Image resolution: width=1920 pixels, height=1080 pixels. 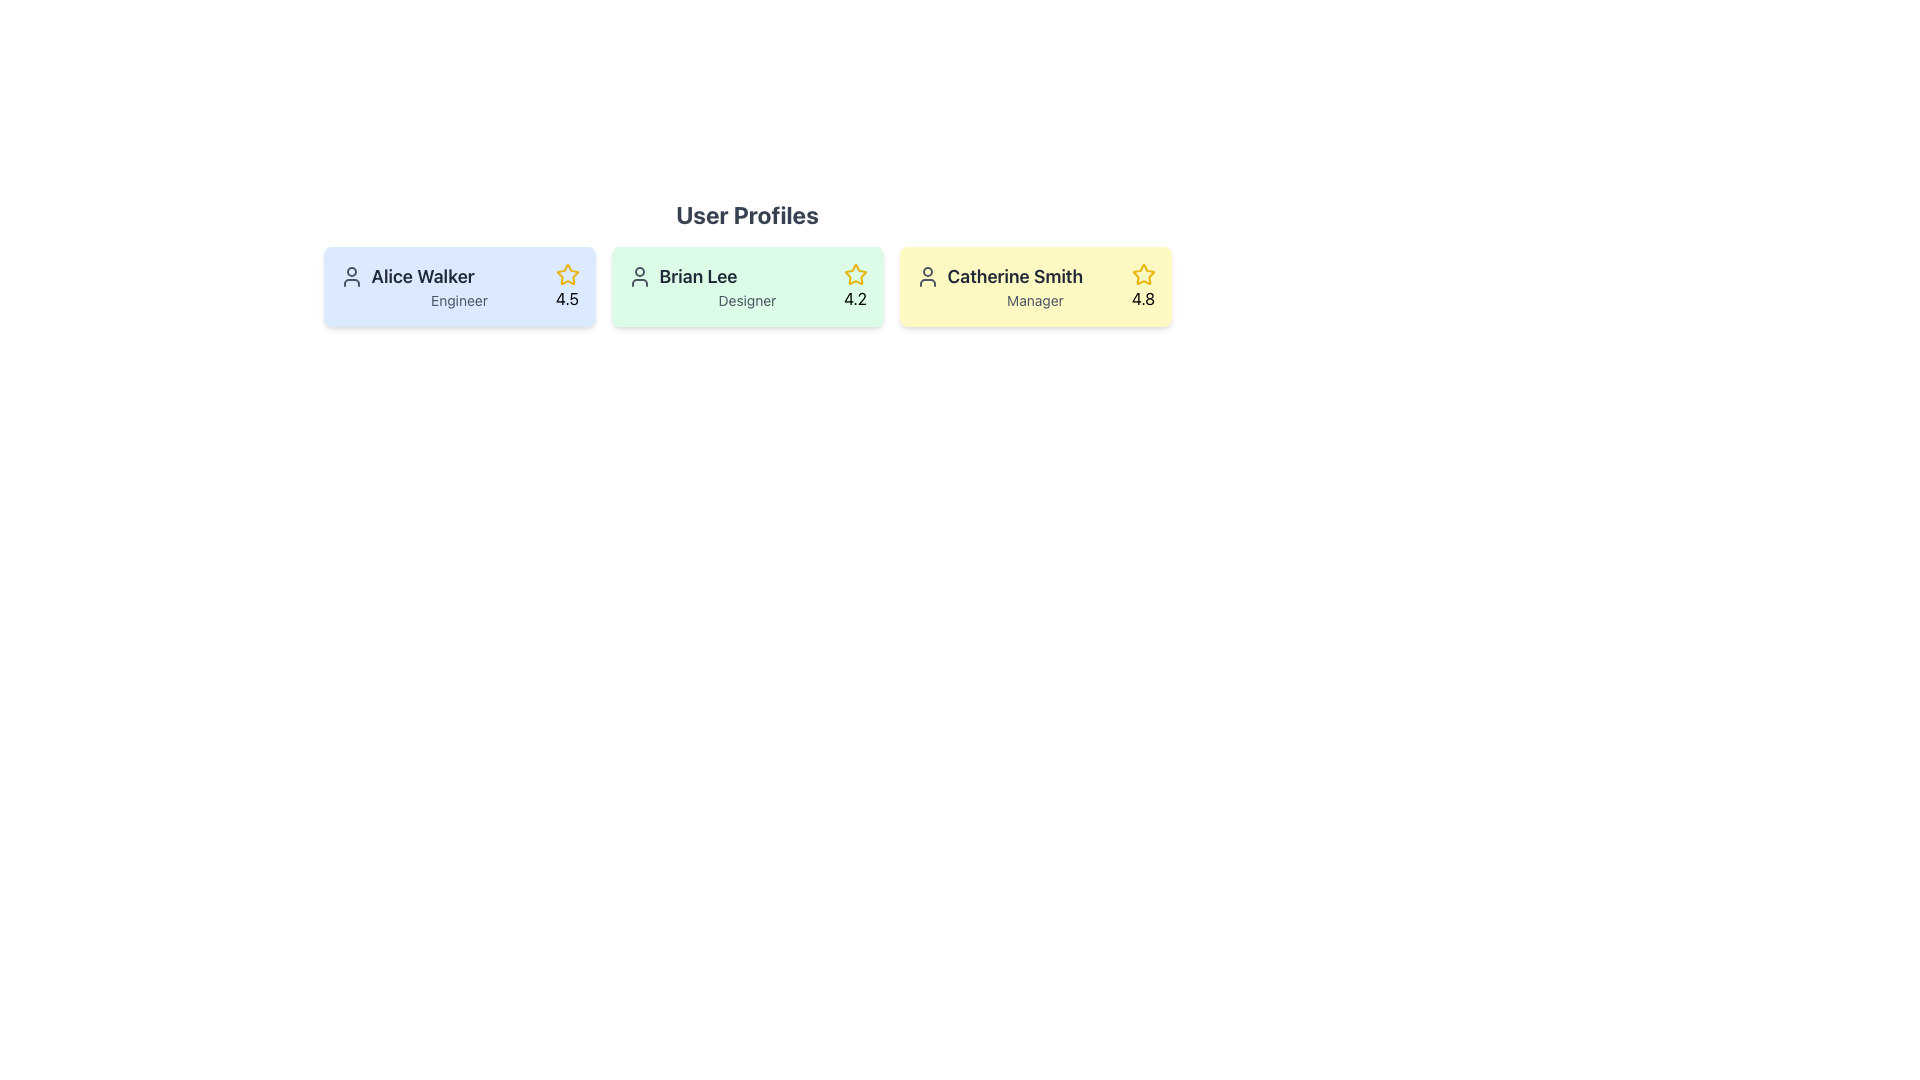 I want to click on the text label displaying 'Alice Walker', which is the first text component in the profile card section under 'User Profiles', so click(x=458, y=277).